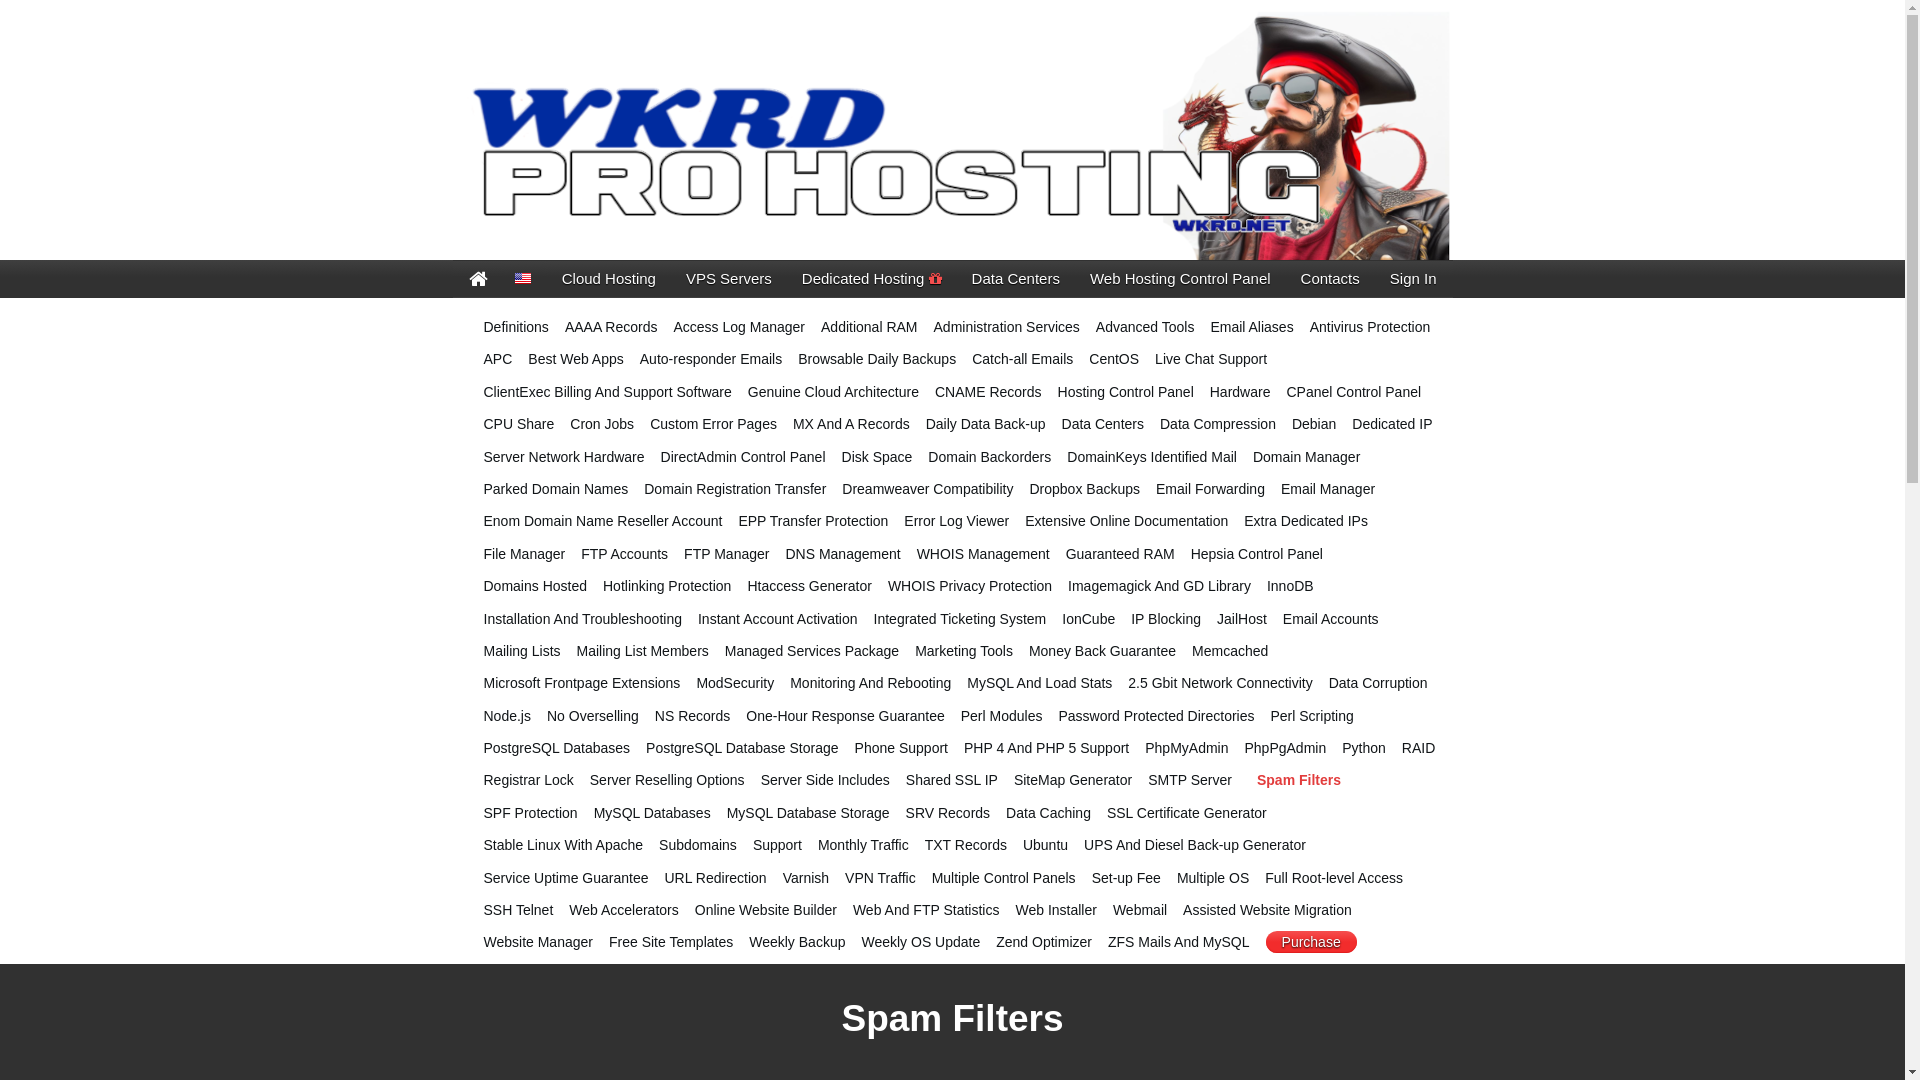 Image resolution: width=1920 pixels, height=1080 pixels. What do you see at coordinates (610, 326) in the screenshot?
I see `'AAAA Records'` at bounding box center [610, 326].